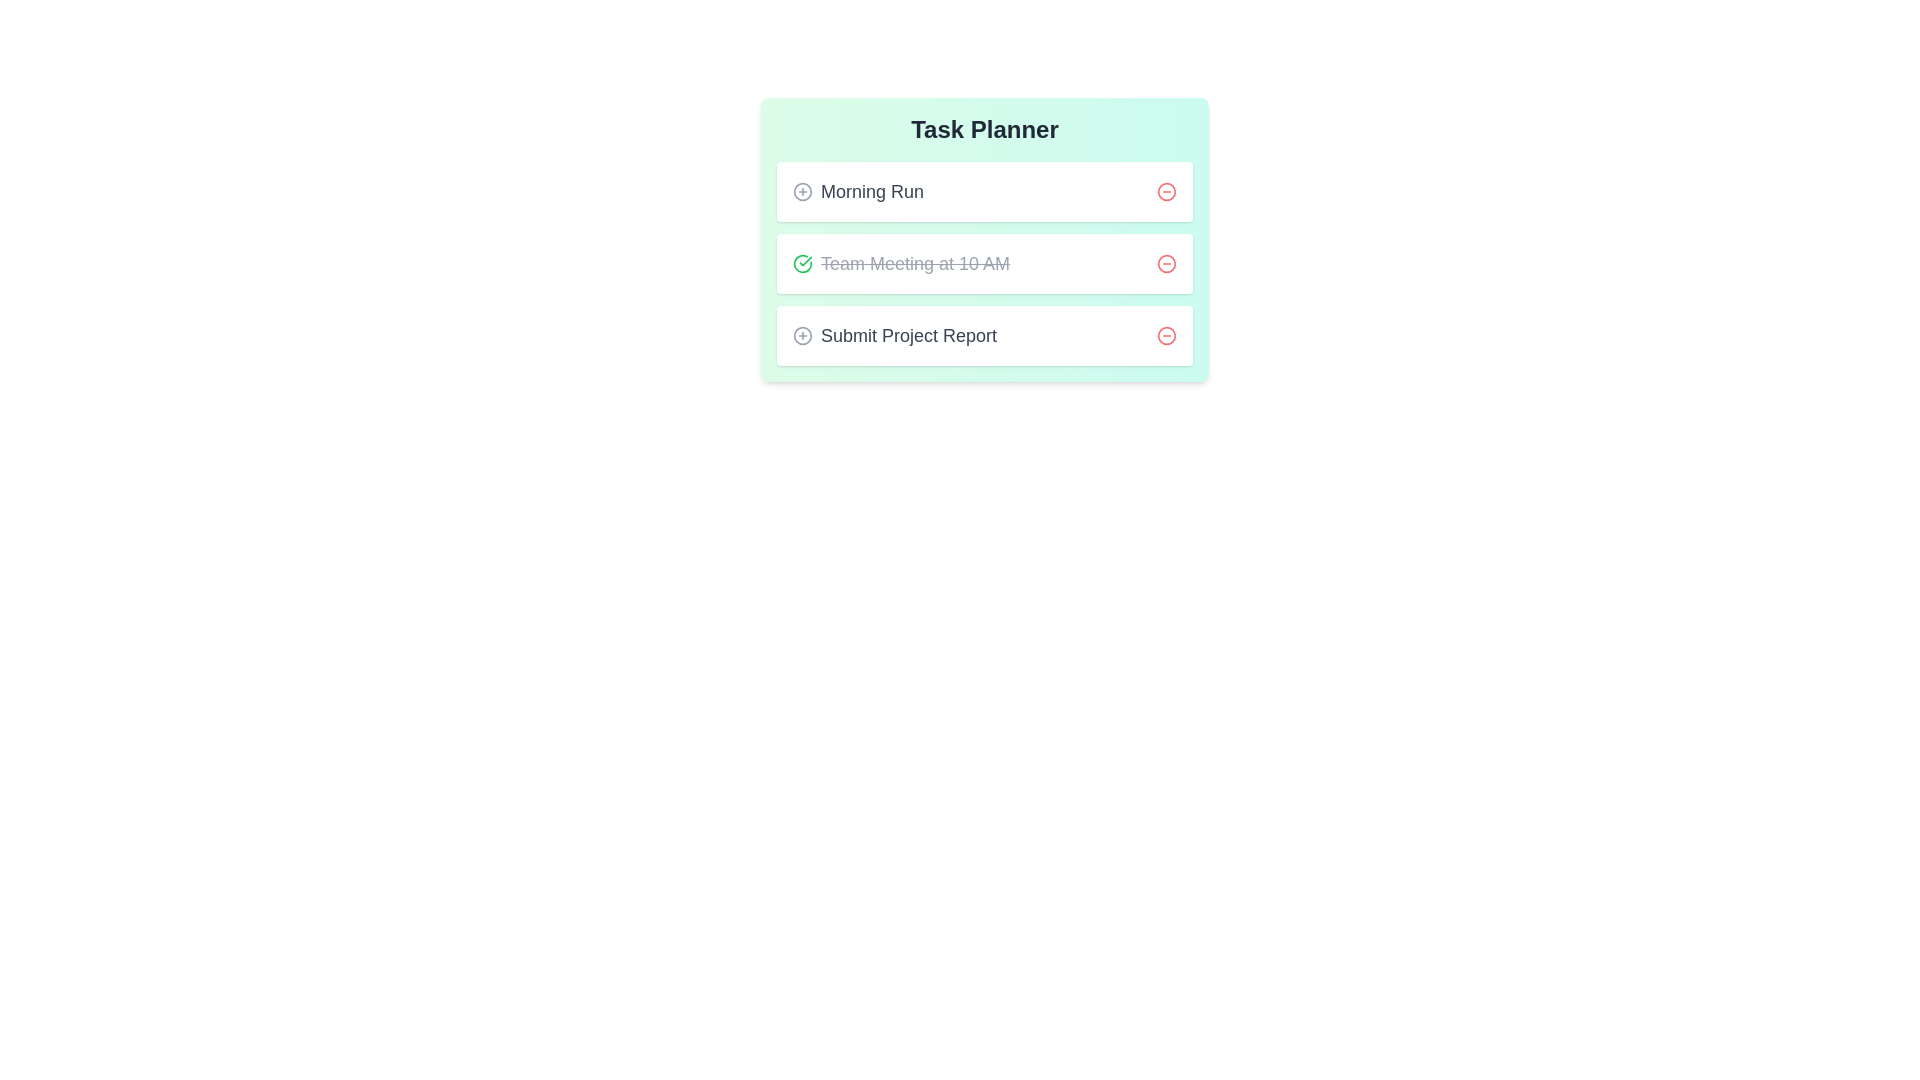  I want to click on the delete button of the task with name Submit Project Report, so click(1166, 334).